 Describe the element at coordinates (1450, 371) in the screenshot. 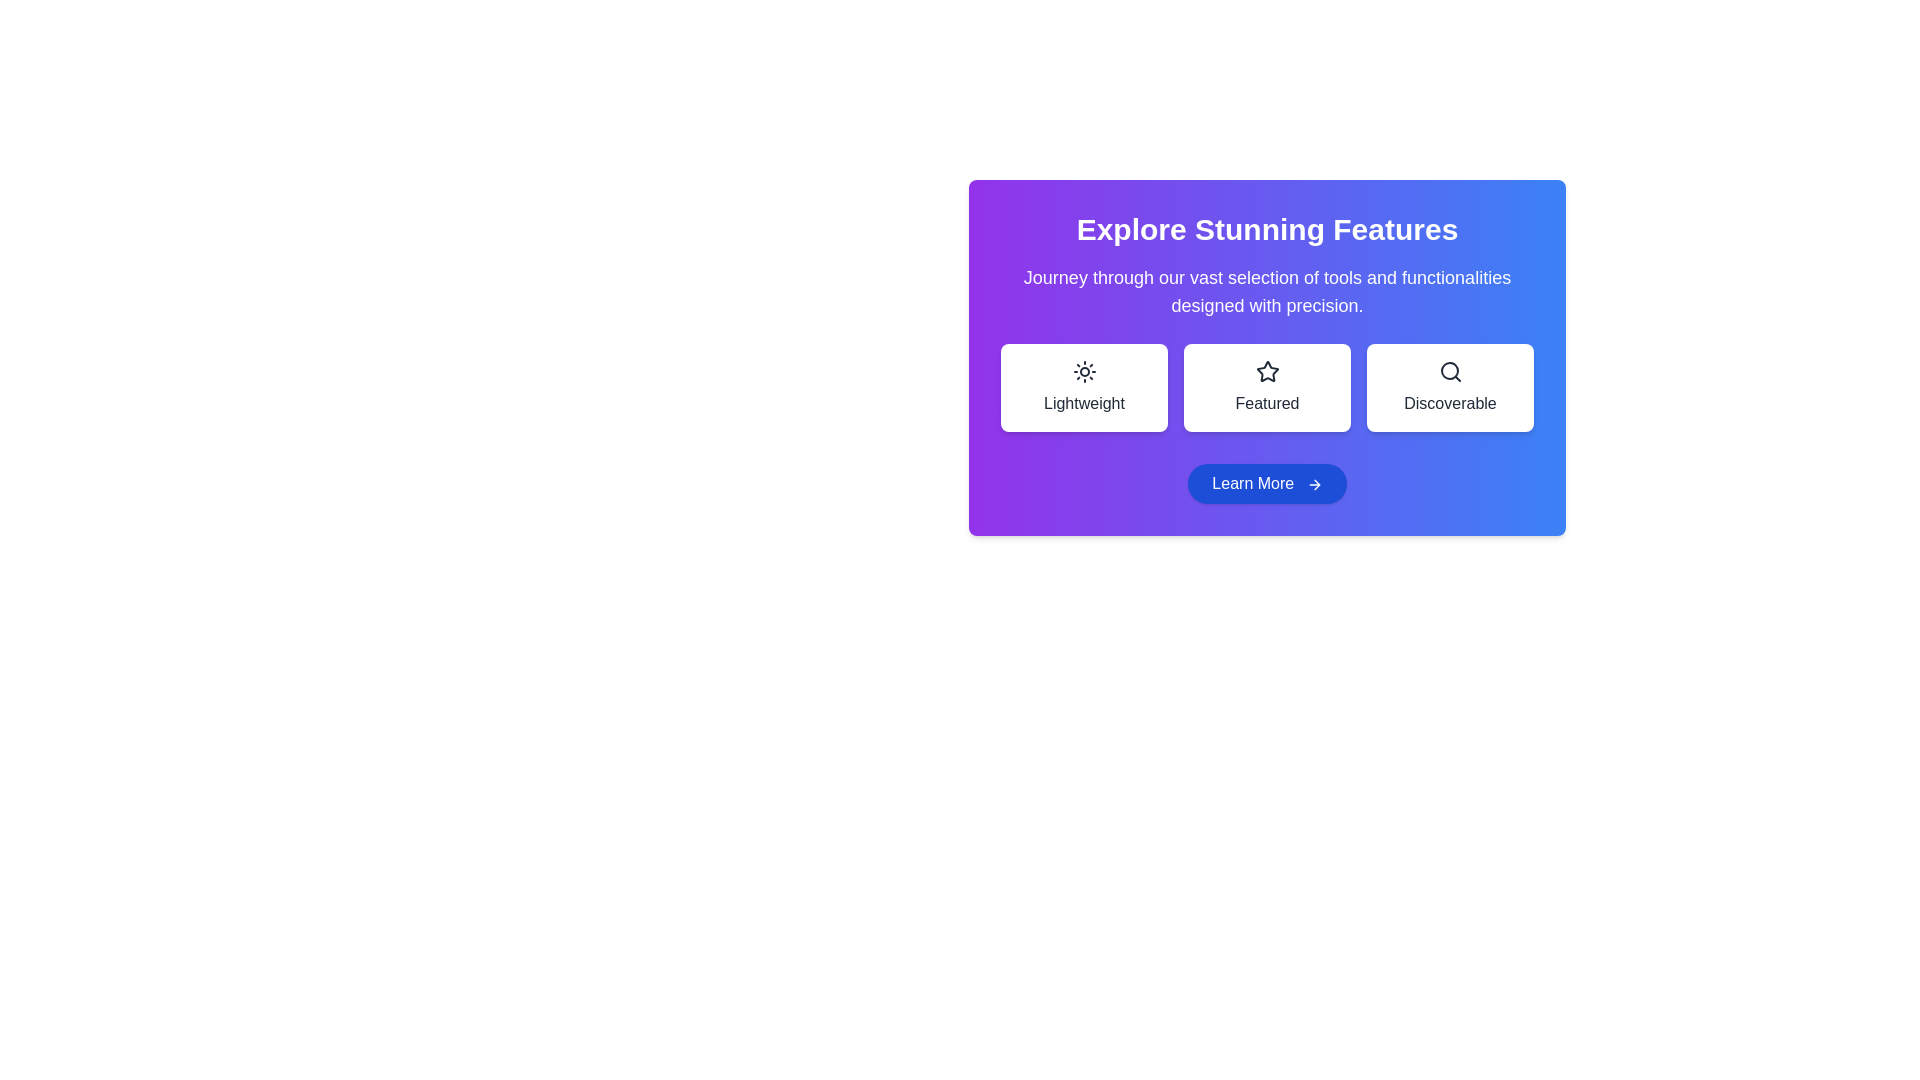

I see `the search icon located in the rightmost card of the 'Explore Stunning Features' section, positioned above the text 'Discoverable'` at that location.